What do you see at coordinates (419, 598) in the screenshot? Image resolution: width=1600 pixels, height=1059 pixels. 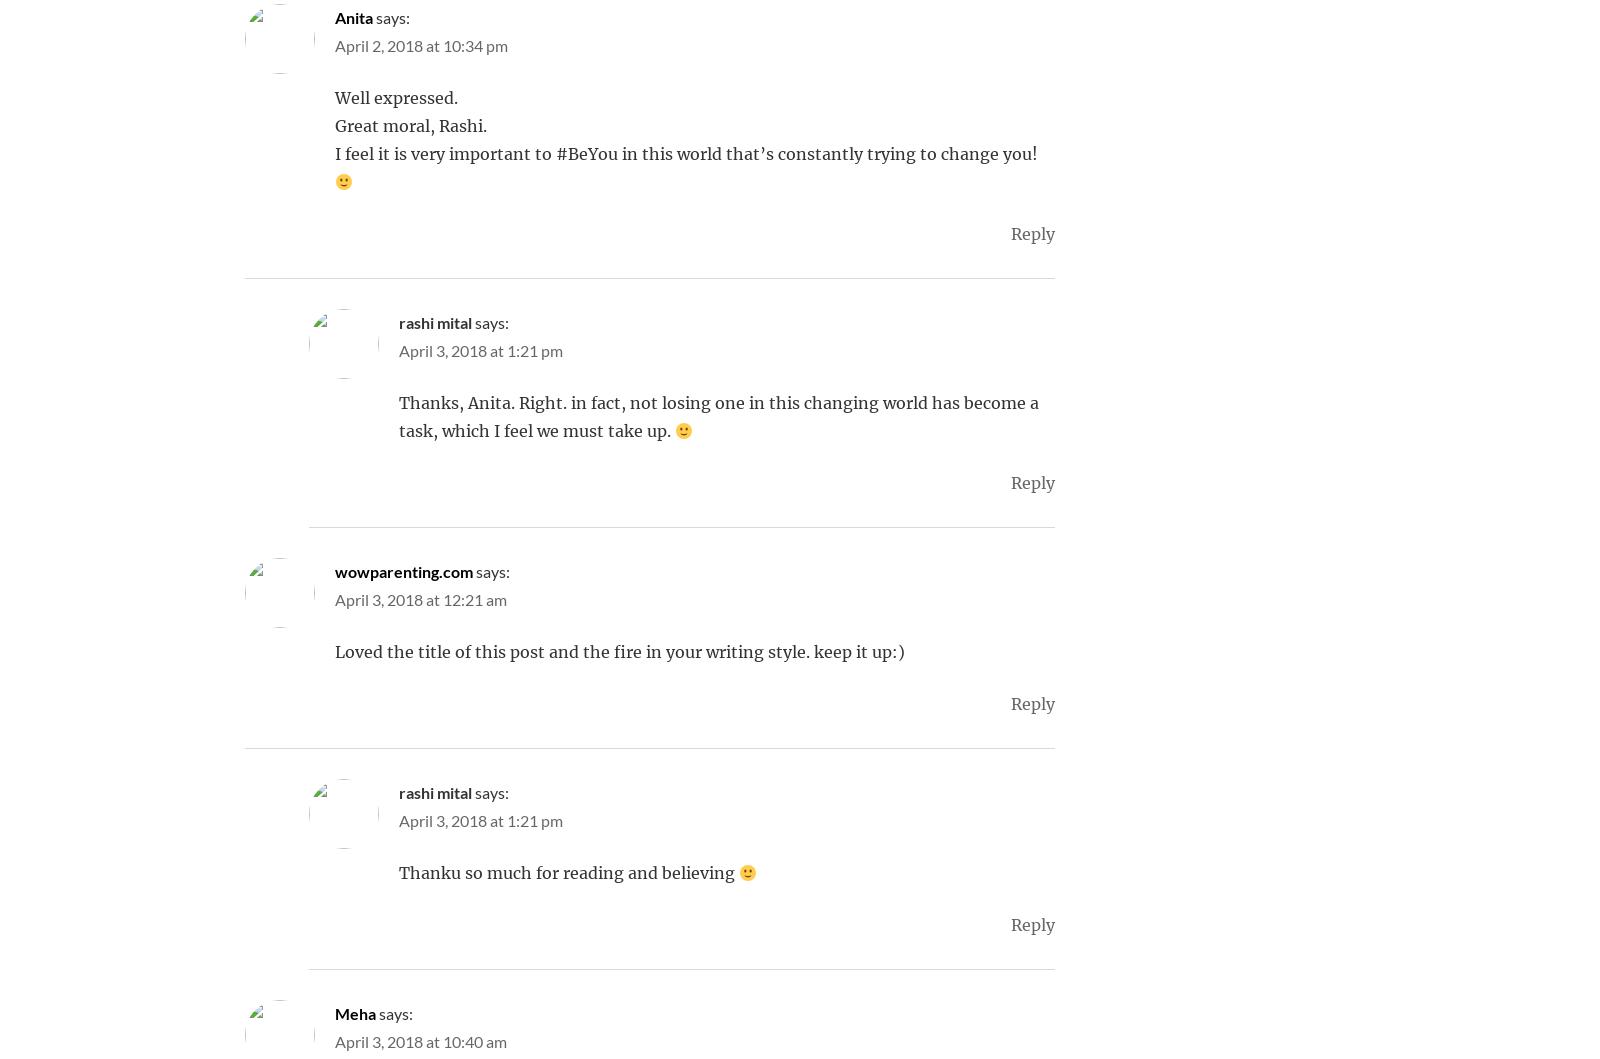 I see `'April 3, 2018 at 12:21 am'` at bounding box center [419, 598].